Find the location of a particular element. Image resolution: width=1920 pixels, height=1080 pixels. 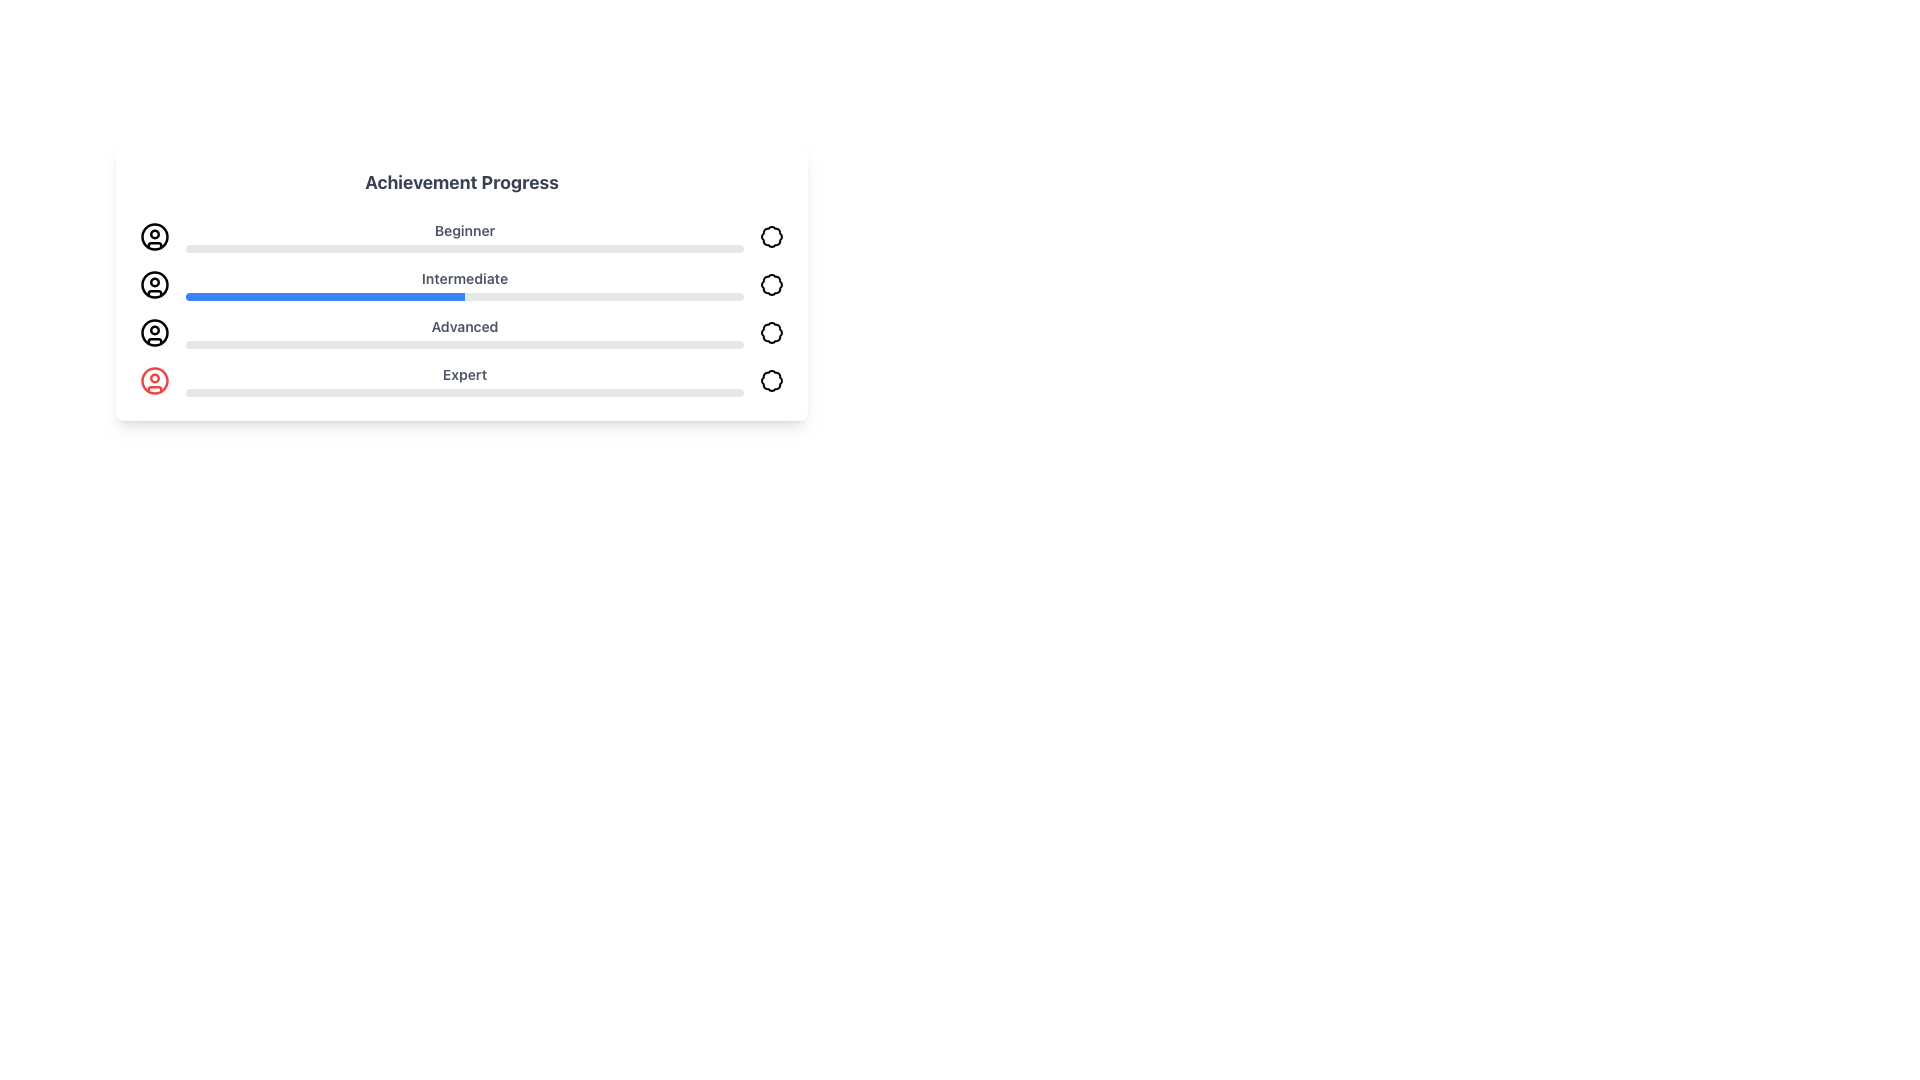

the circular user icon with a yellow fill and bold outline, located in the leftmost position of the 'Advanced' section, aligning vertically with the 'Advanced' text and the progress bar is located at coordinates (153, 331).